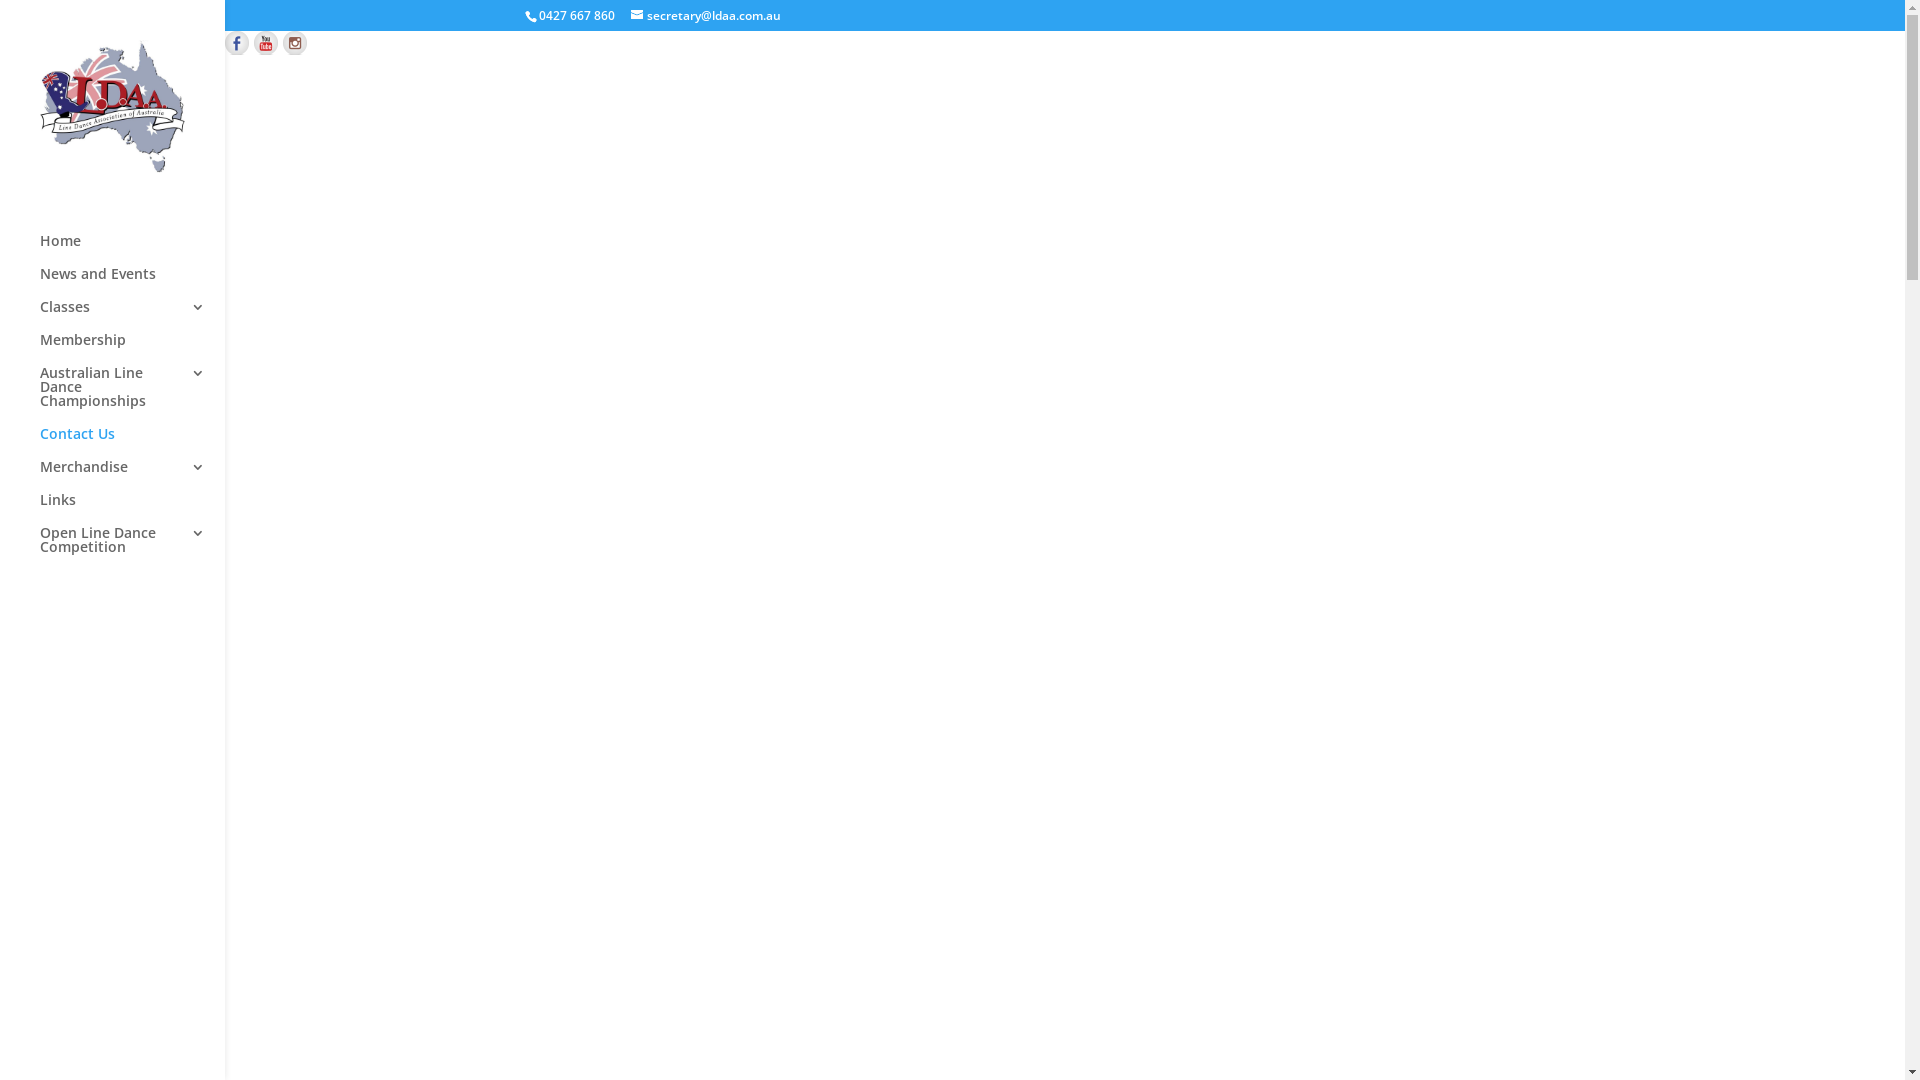 Image resolution: width=1920 pixels, height=1080 pixels. Describe the element at coordinates (705, 15) in the screenshot. I see `'secretary@ldaa.com.au'` at that location.